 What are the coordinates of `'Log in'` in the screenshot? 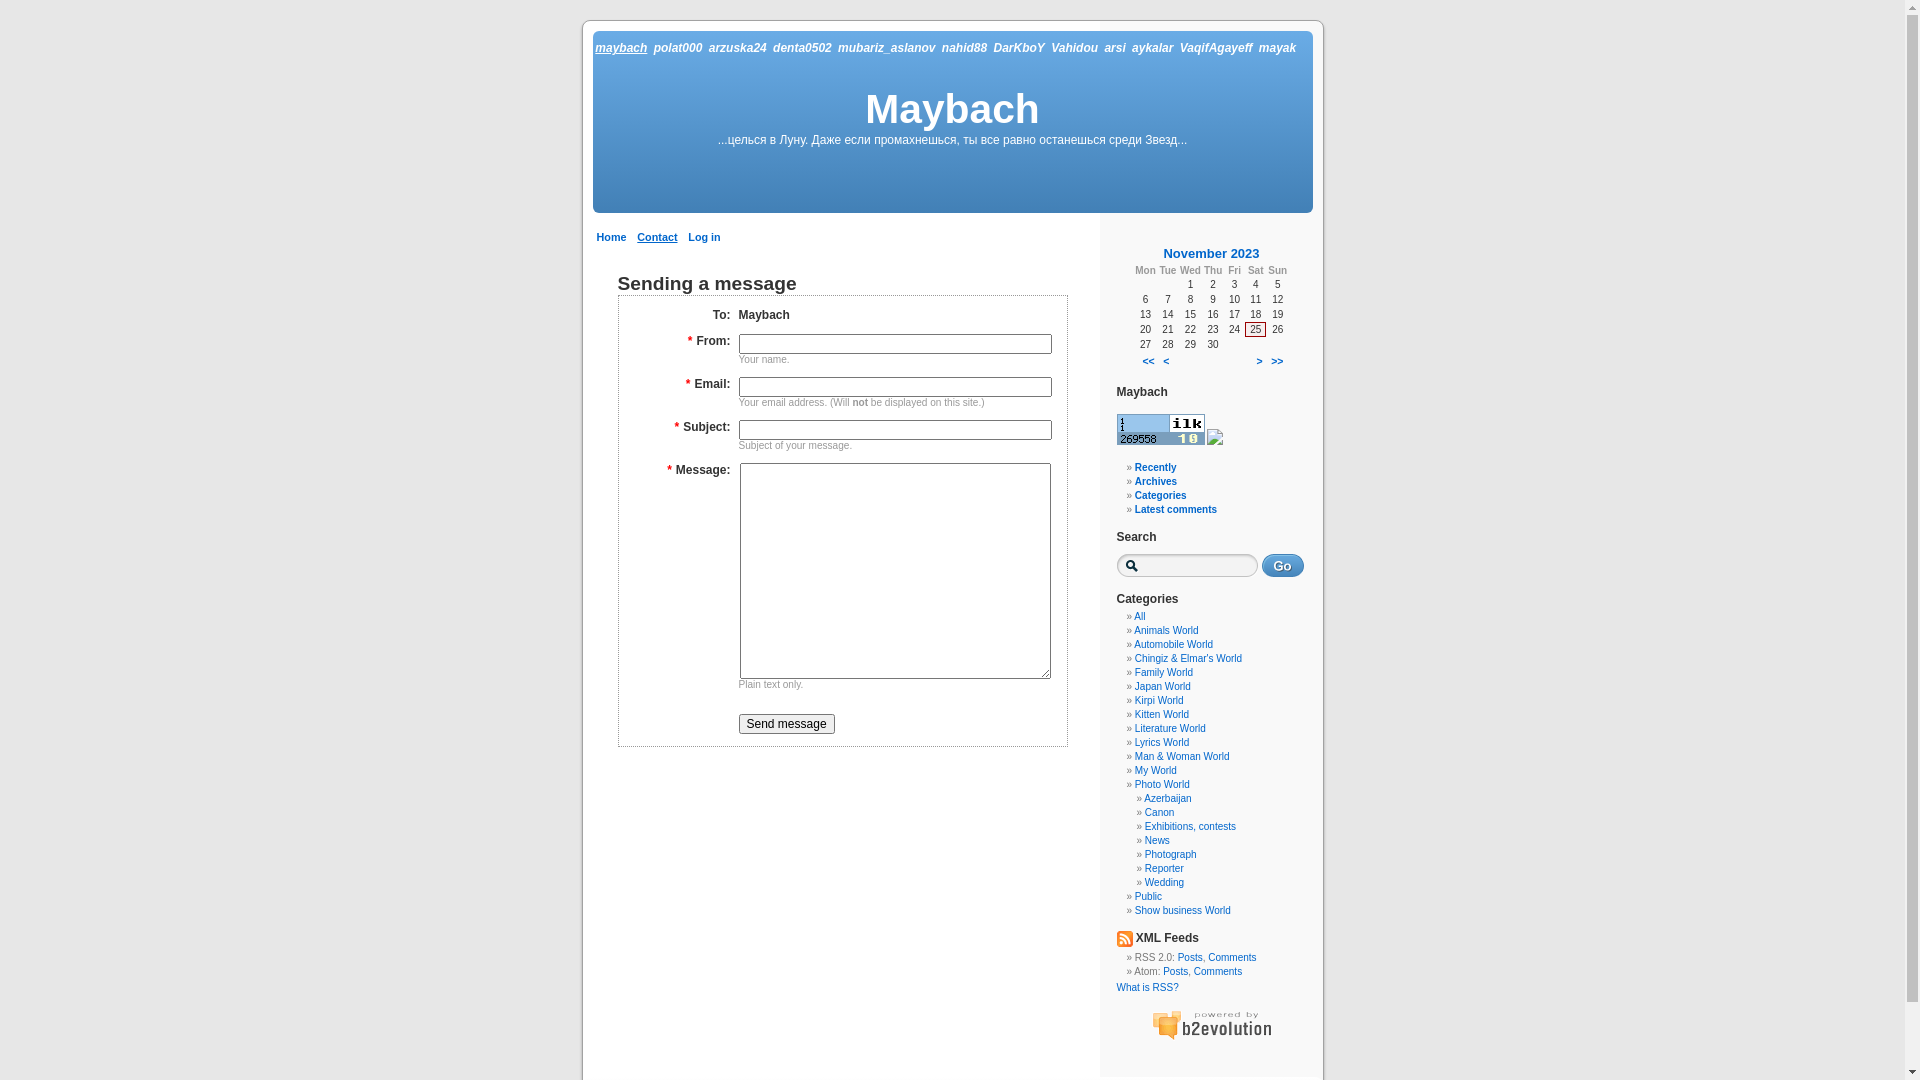 It's located at (704, 235).